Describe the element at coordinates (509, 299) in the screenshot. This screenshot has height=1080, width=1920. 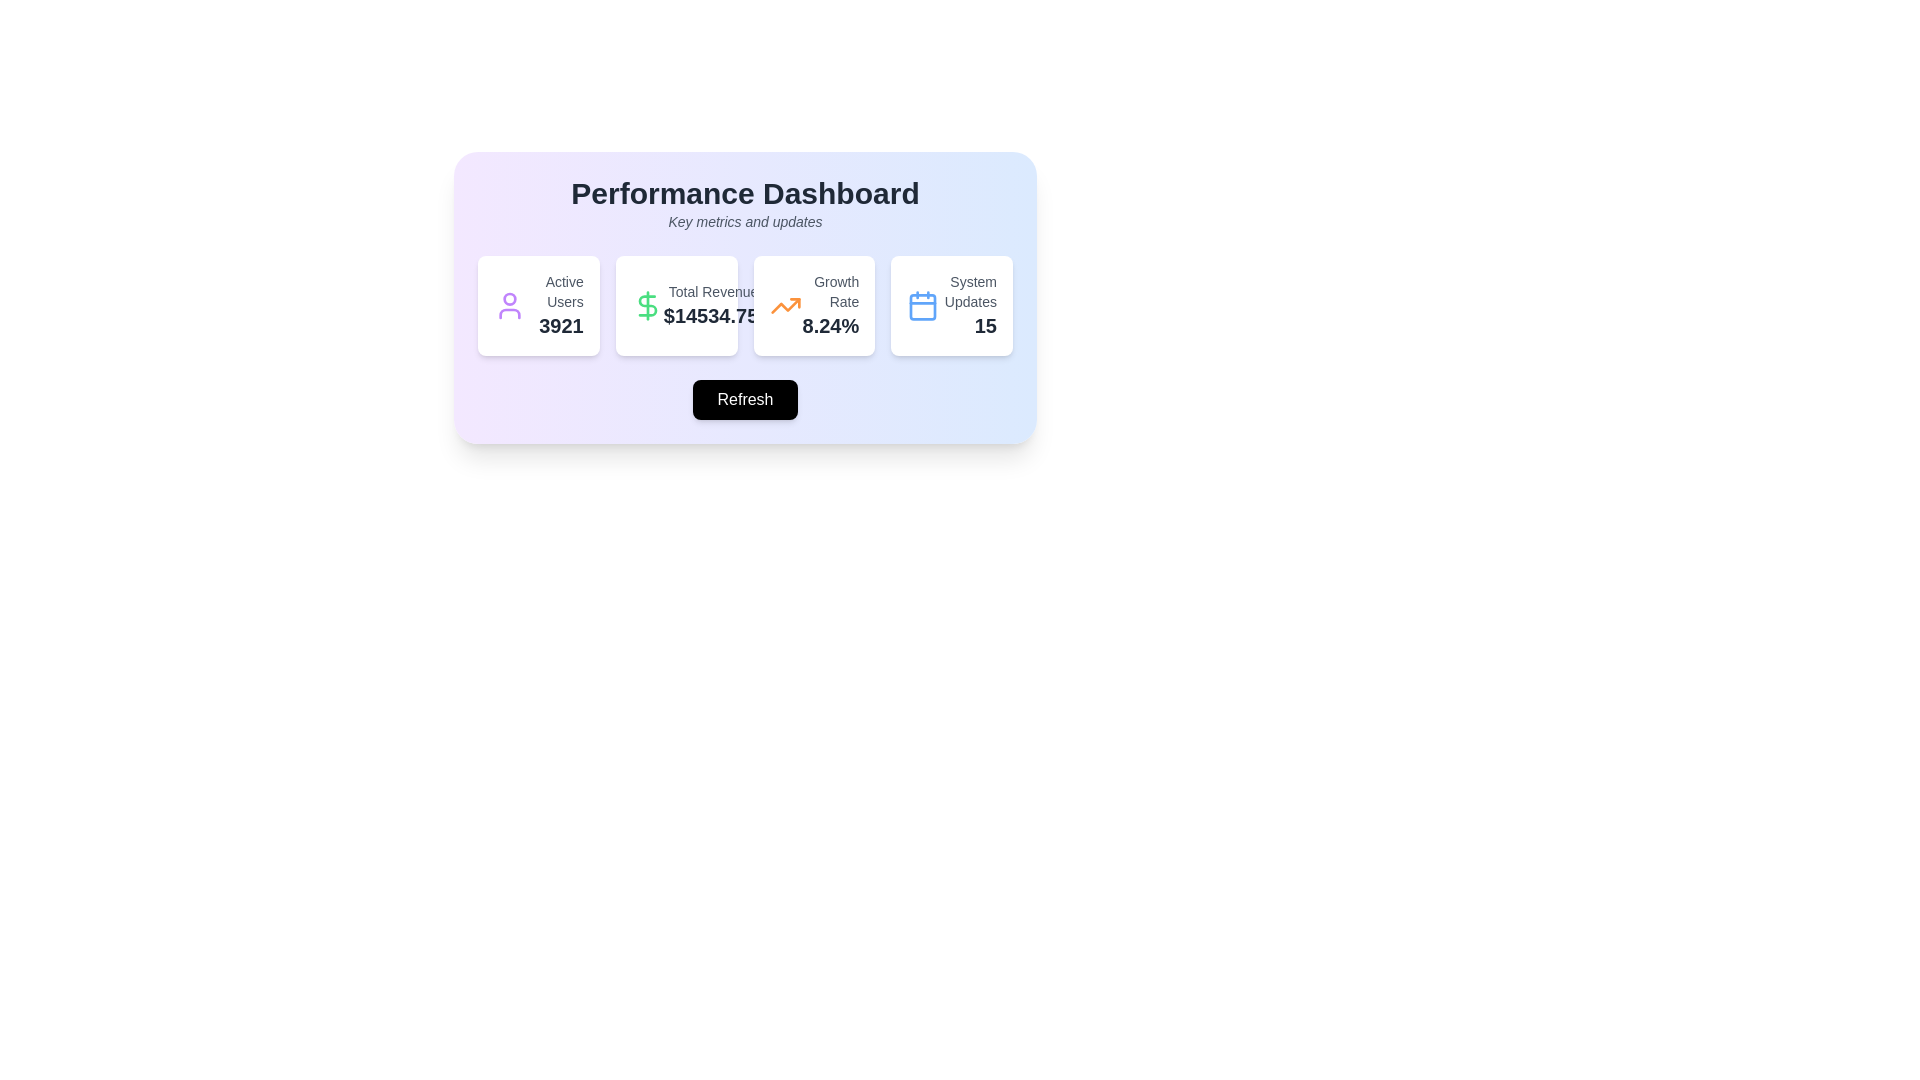
I see `the circular graphical component that is part of the user icon in the 'Active Users' card on the dashboard` at that location.